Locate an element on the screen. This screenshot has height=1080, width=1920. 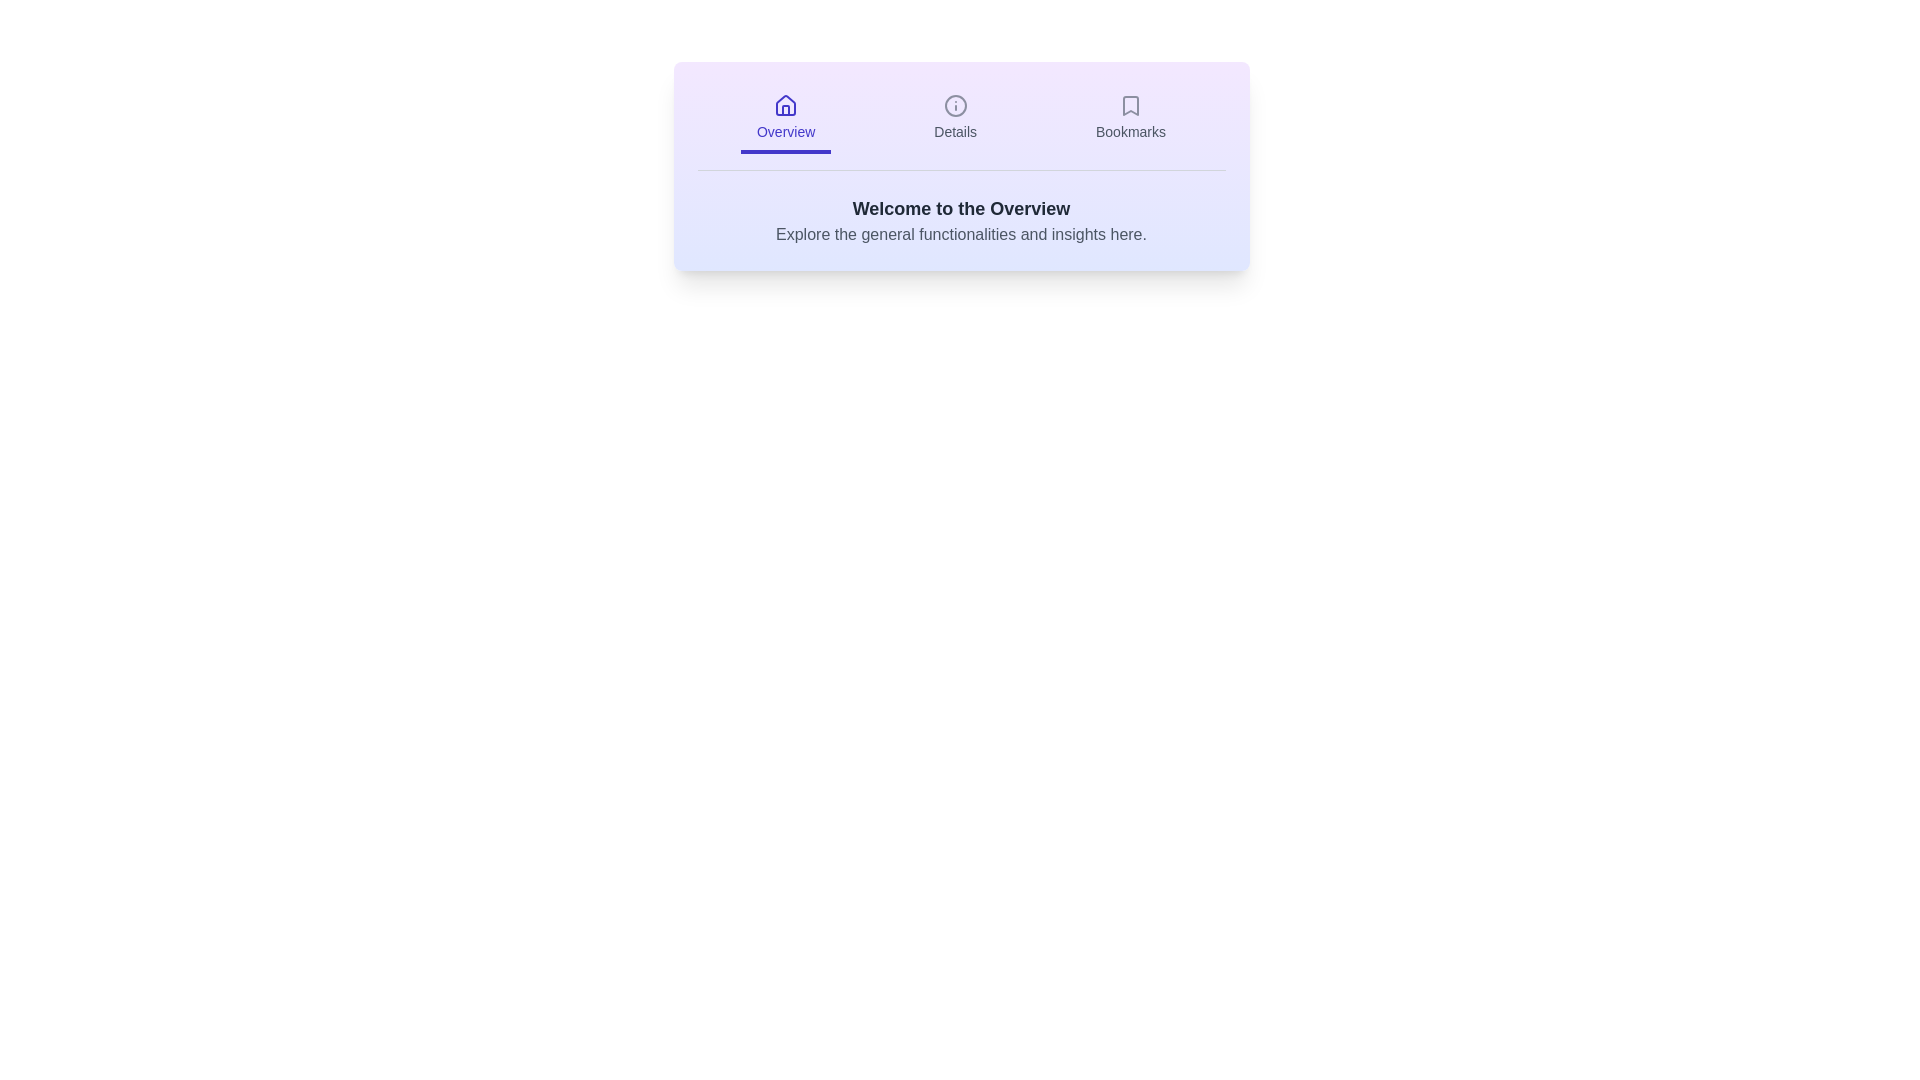
the navigation button that redirects to the 'Overview' section, located first in a group of tabs at the top center of the interface is located at coordinates (785, 119).